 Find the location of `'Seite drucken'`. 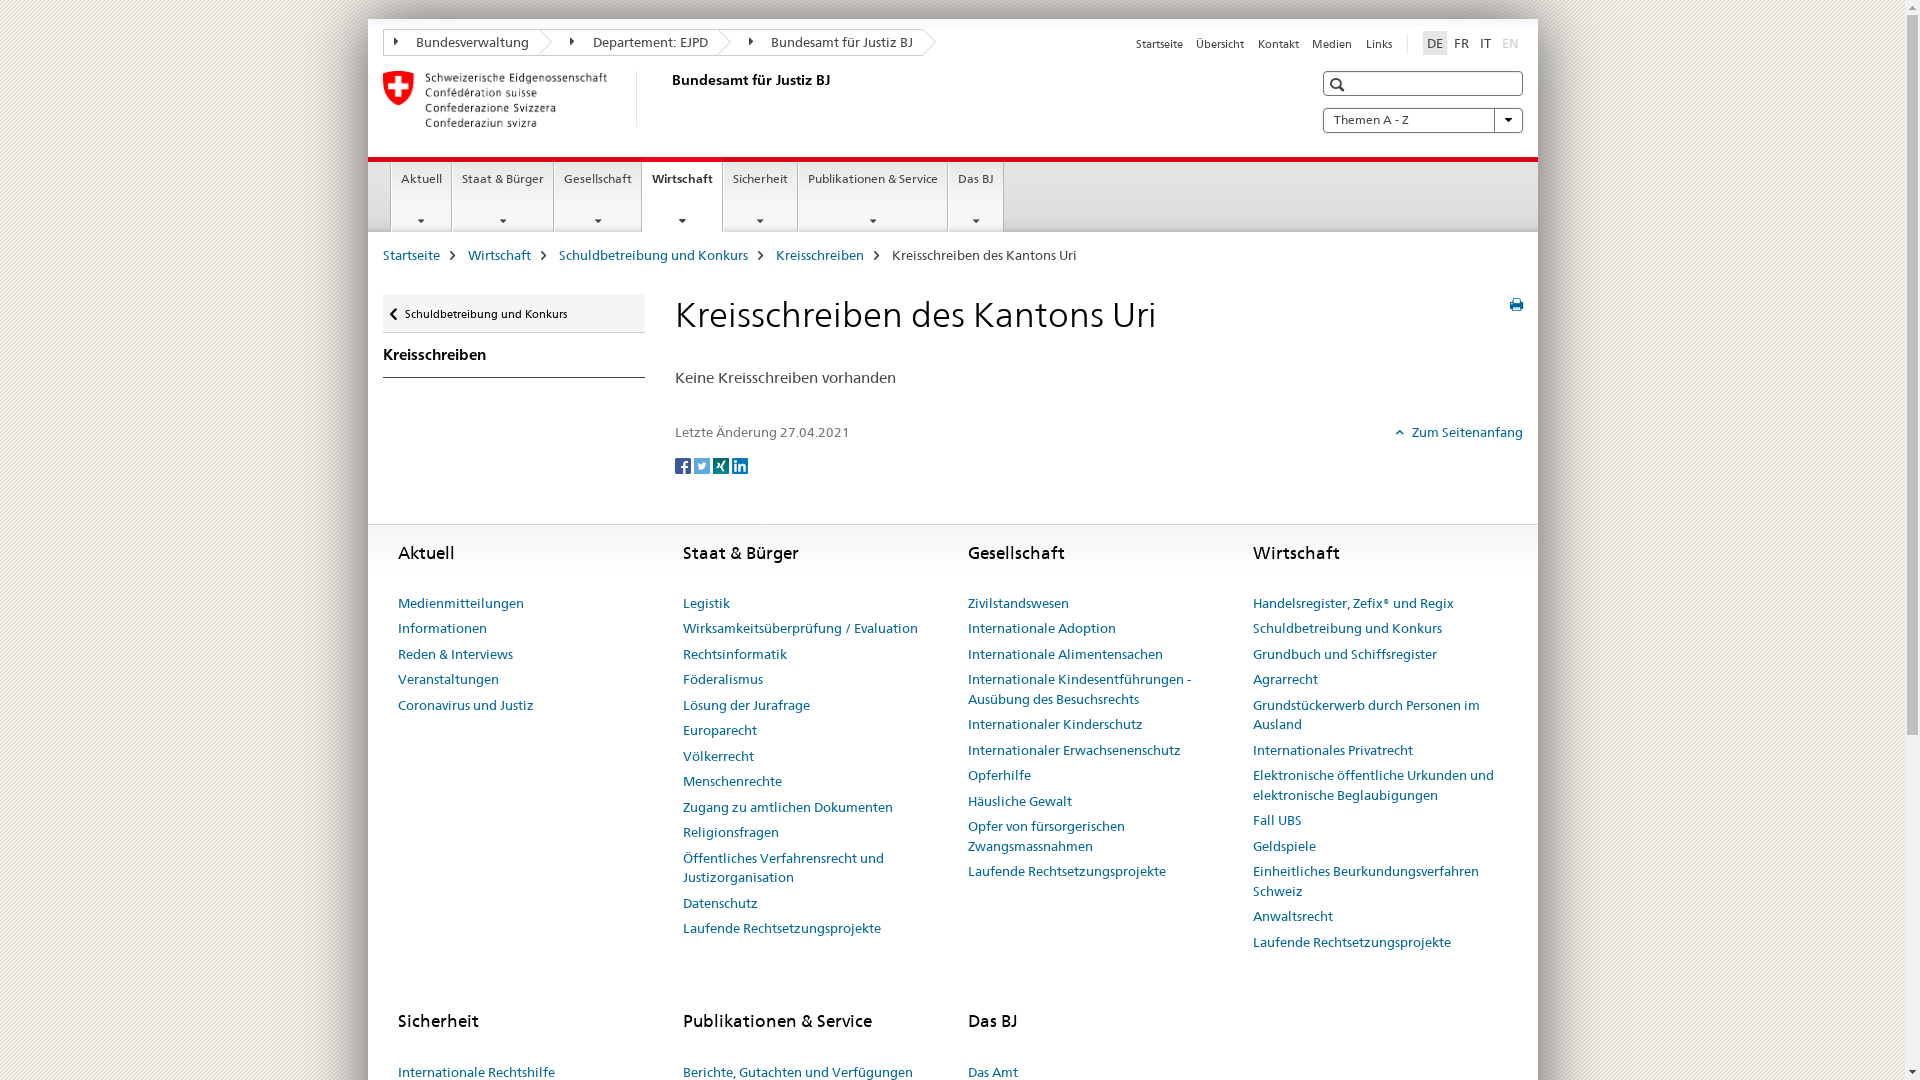

'Seite drucken' is located at coordinates (1516, 304).